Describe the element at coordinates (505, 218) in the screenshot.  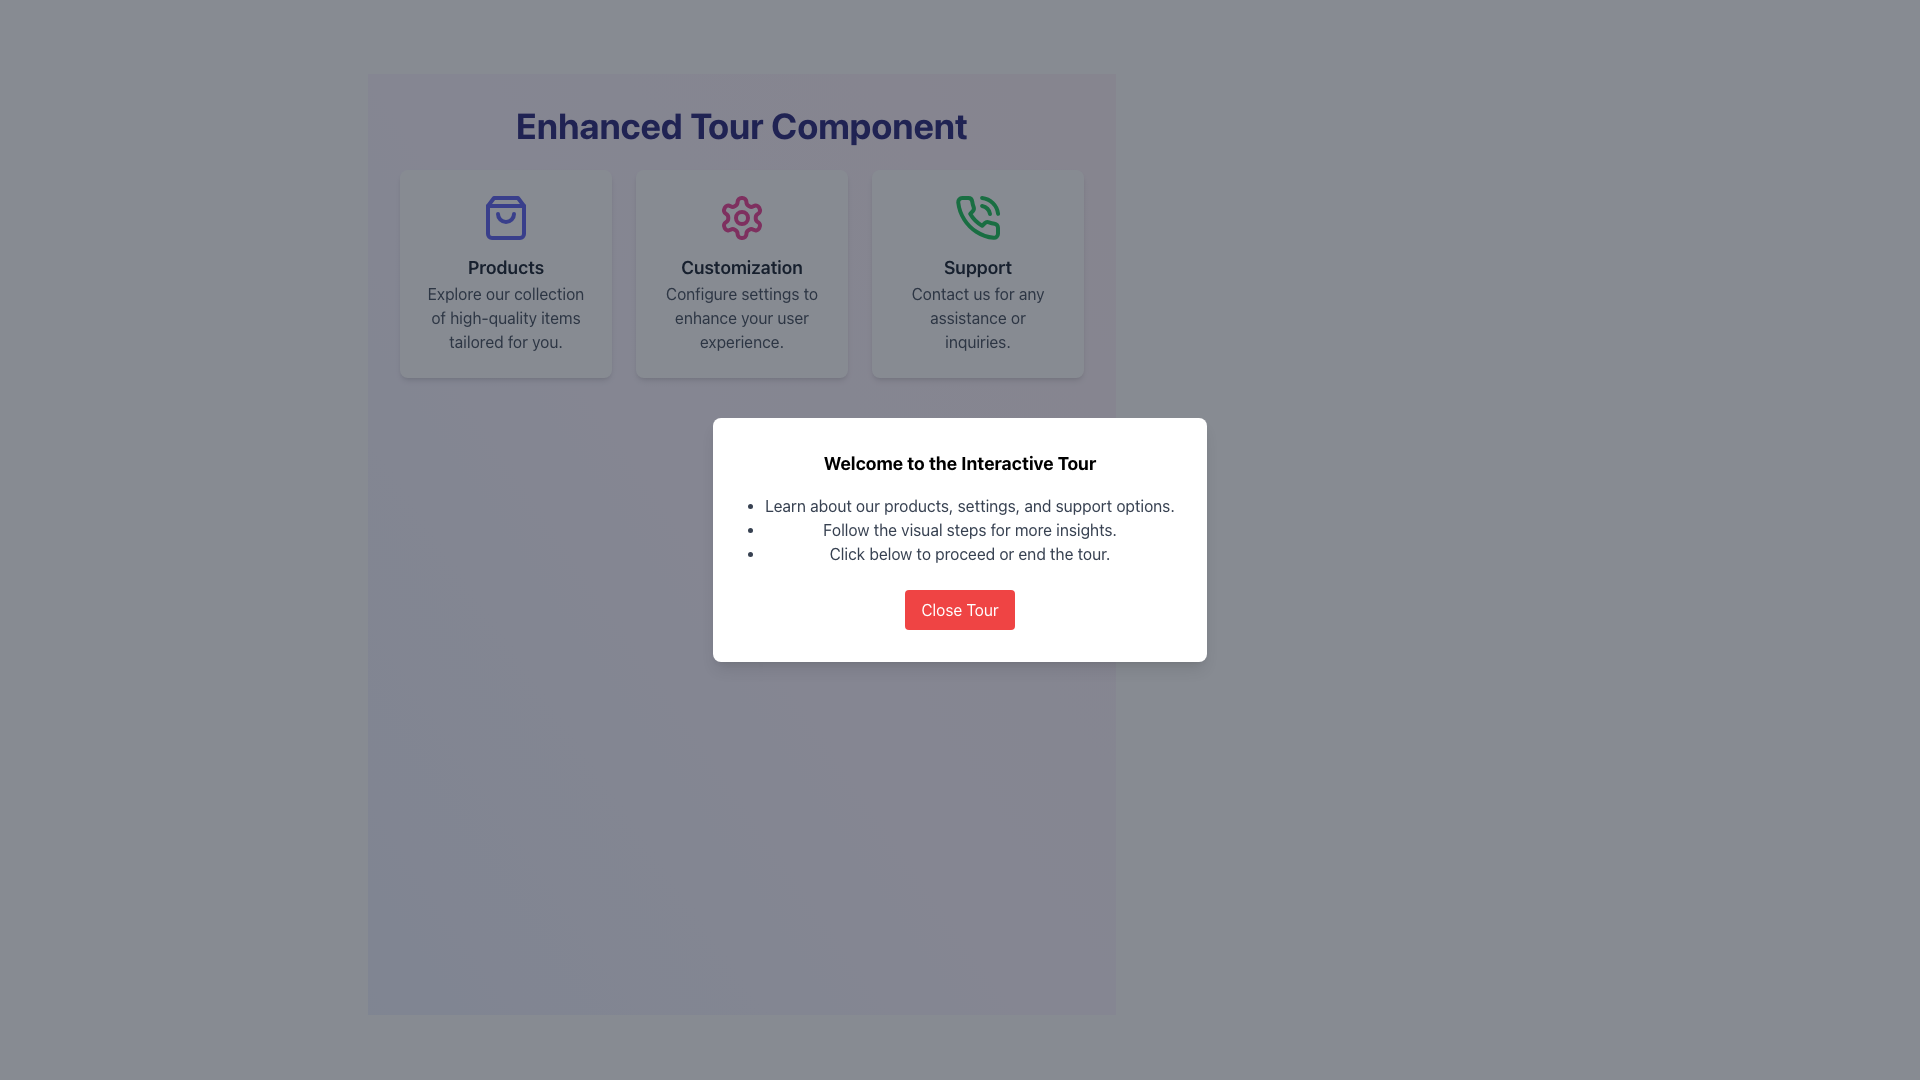
I see `the 'Products' icon, which is the first visual element in a white, shadowed card on the left side of a three-card layout` at that location.